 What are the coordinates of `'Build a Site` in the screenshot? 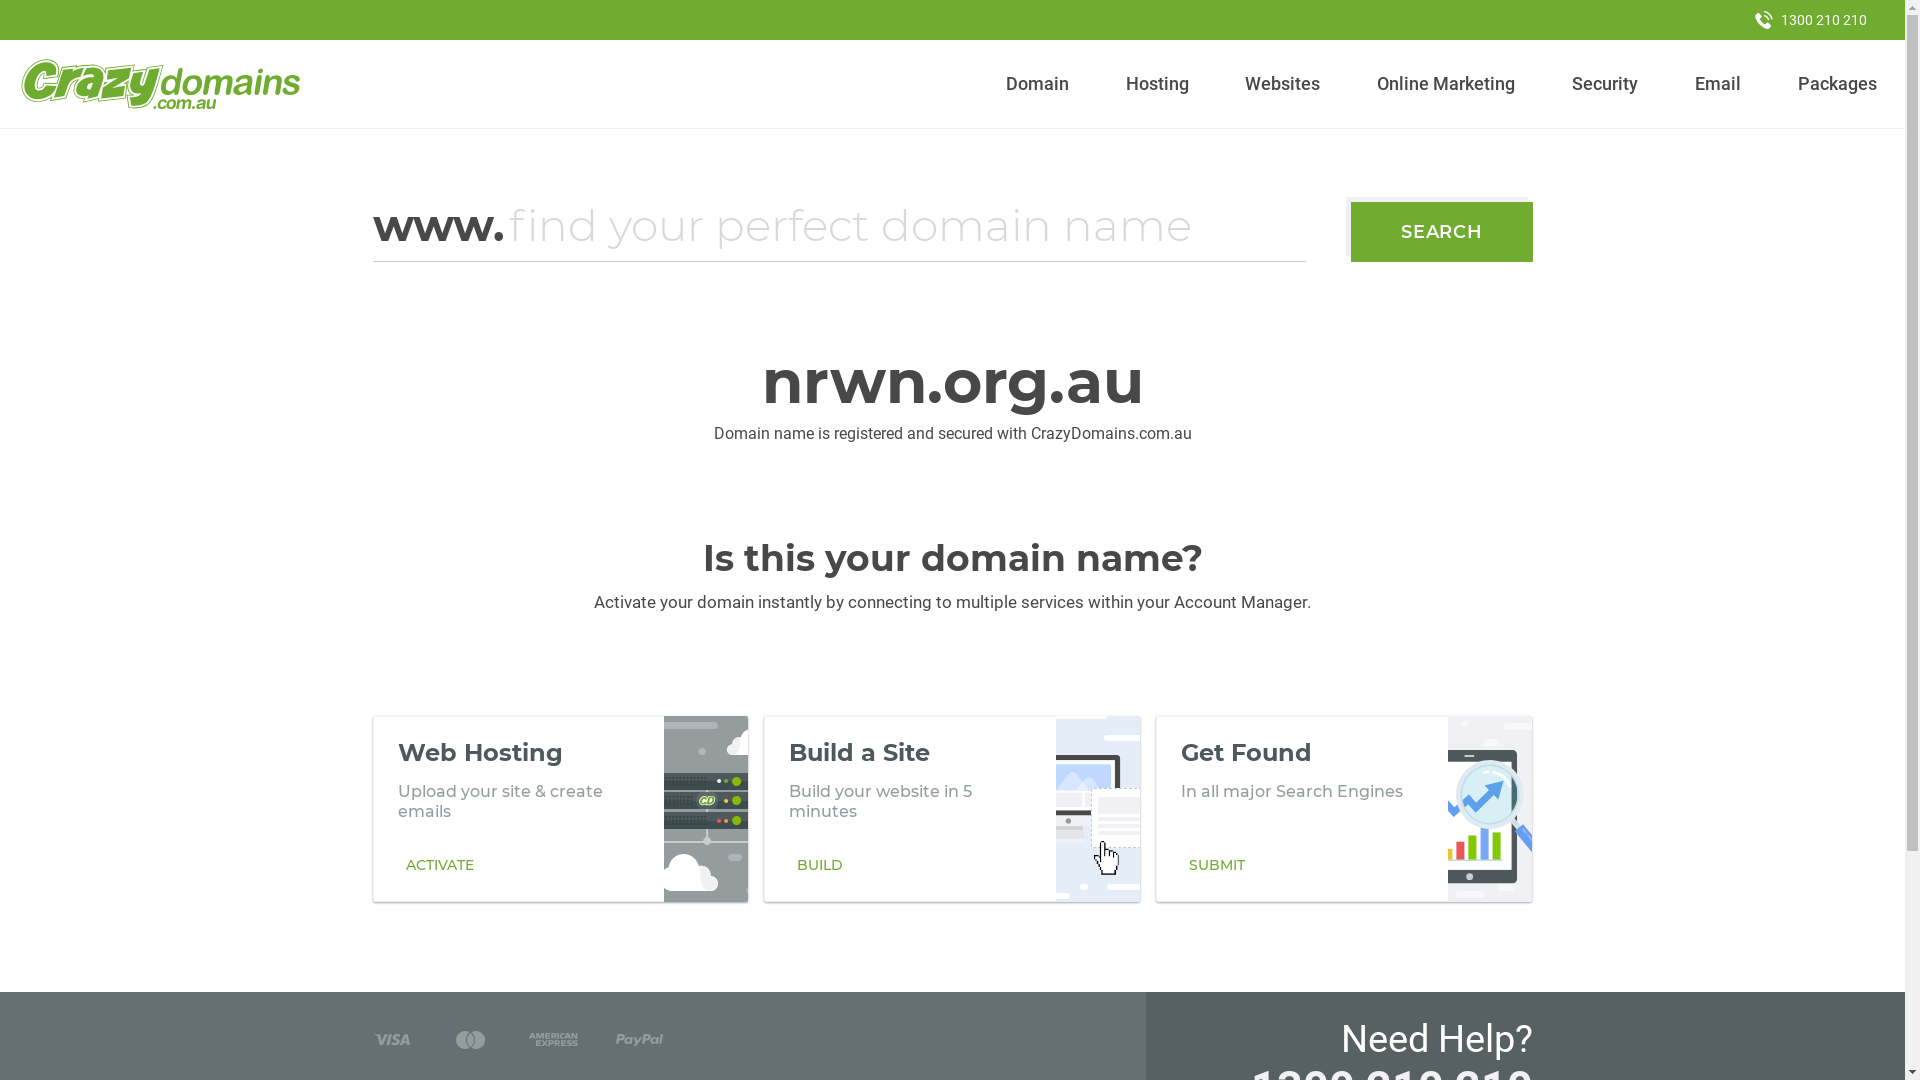 It's located at (950, 808).